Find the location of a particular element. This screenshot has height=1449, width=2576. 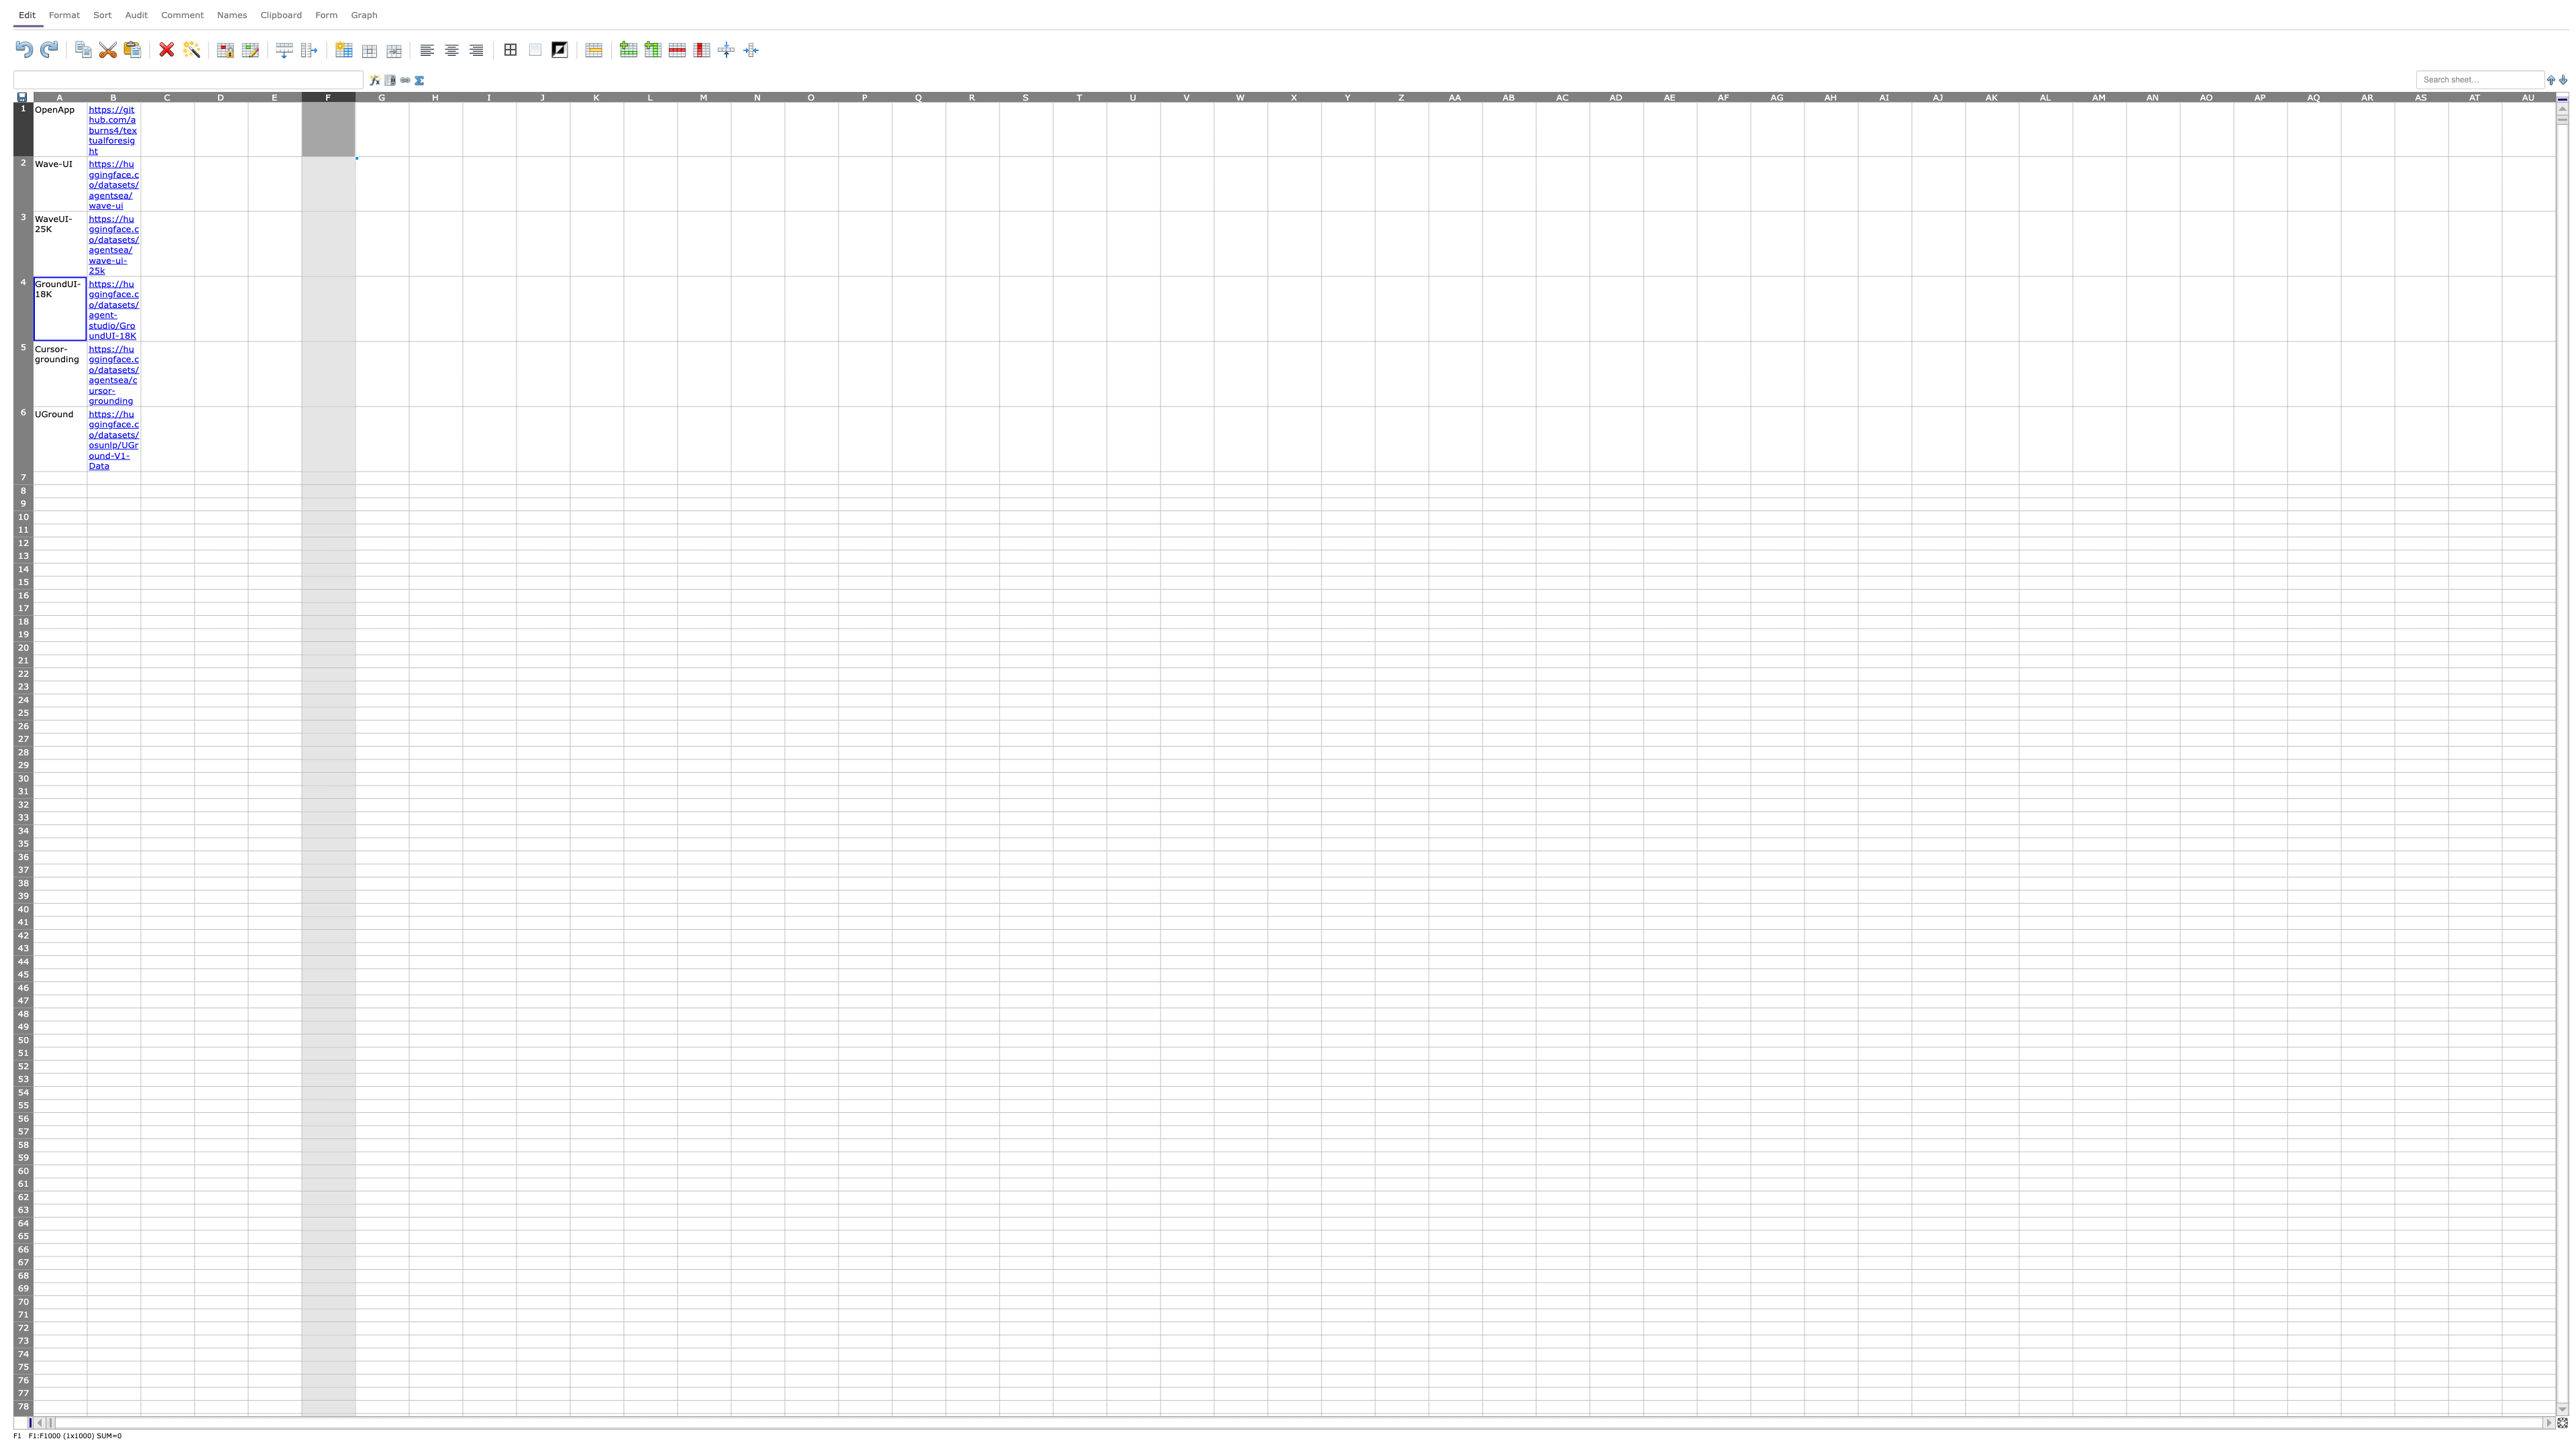

Activate entire column J is located at coordinates (543, 95).